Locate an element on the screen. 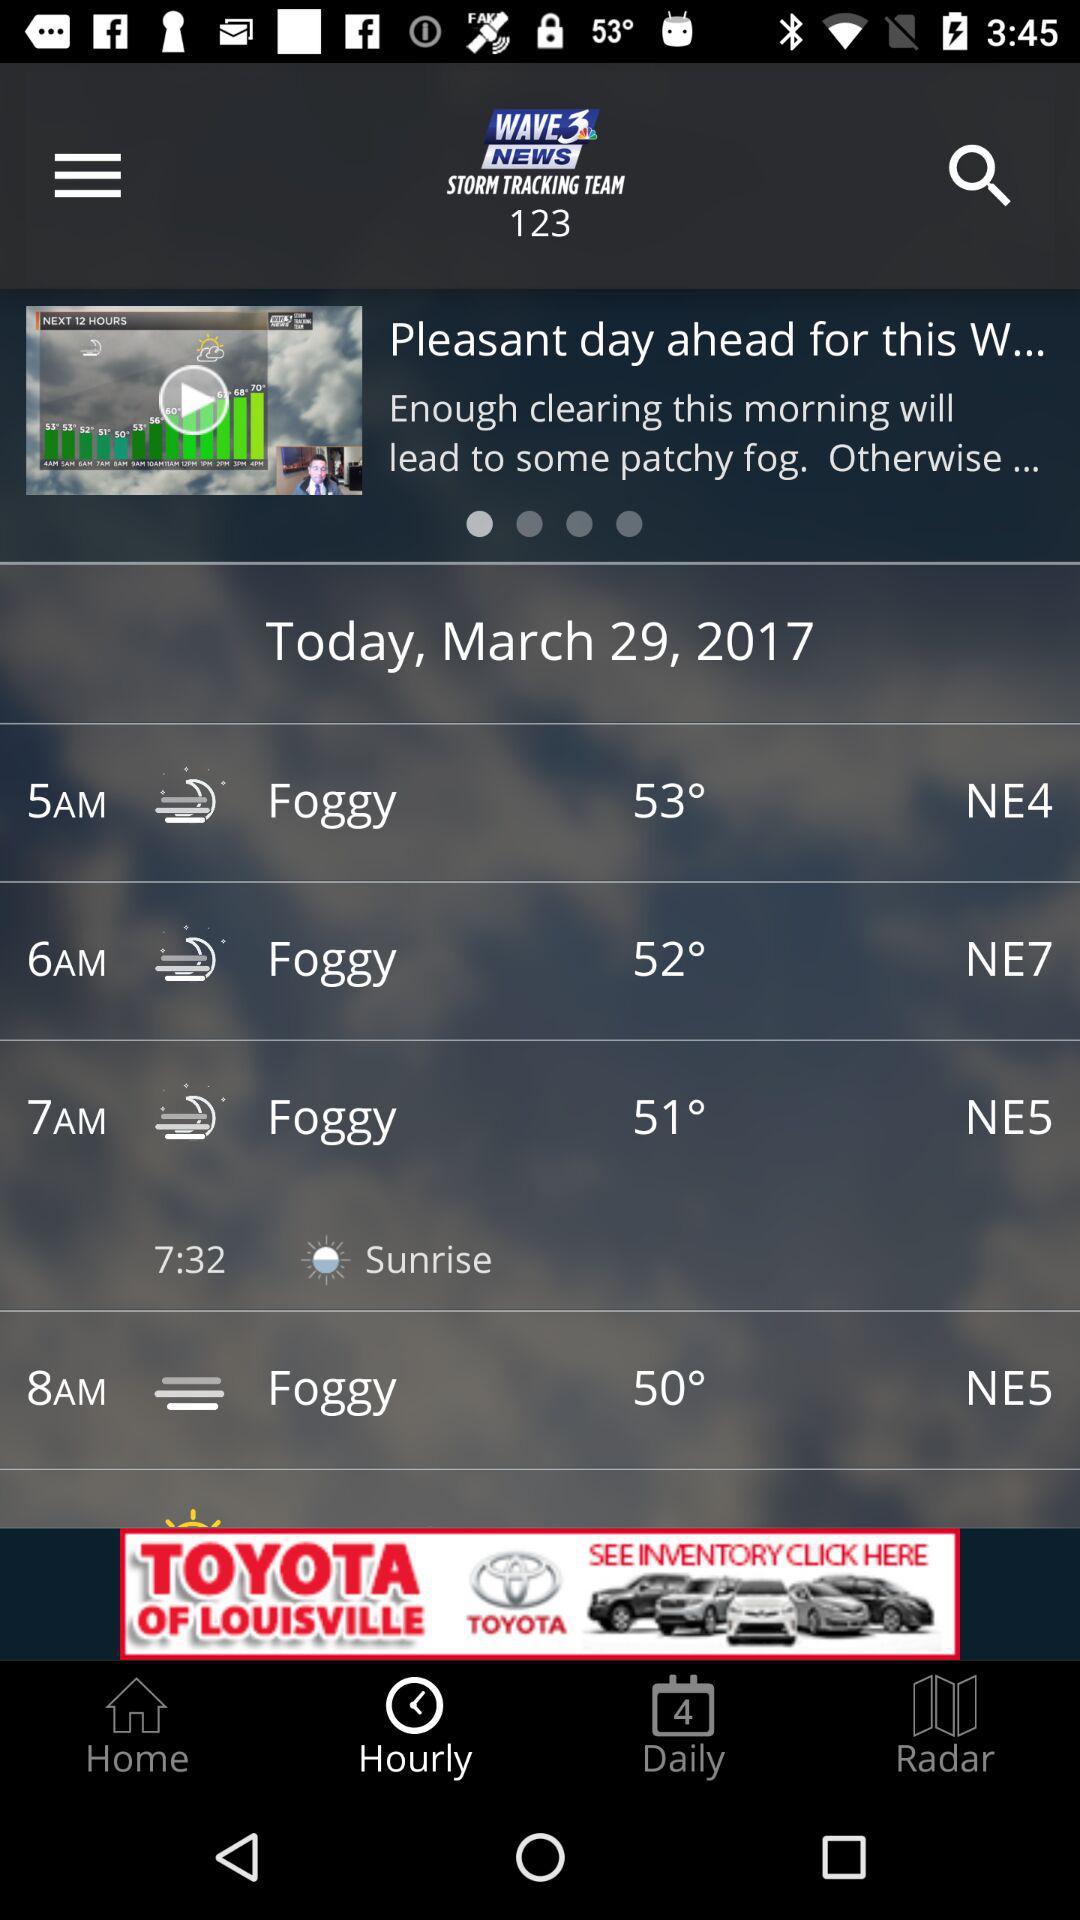 The height and width of the screenshot is (1920, 1080). icon to the left of radar is located at coordinates (682, 1726).